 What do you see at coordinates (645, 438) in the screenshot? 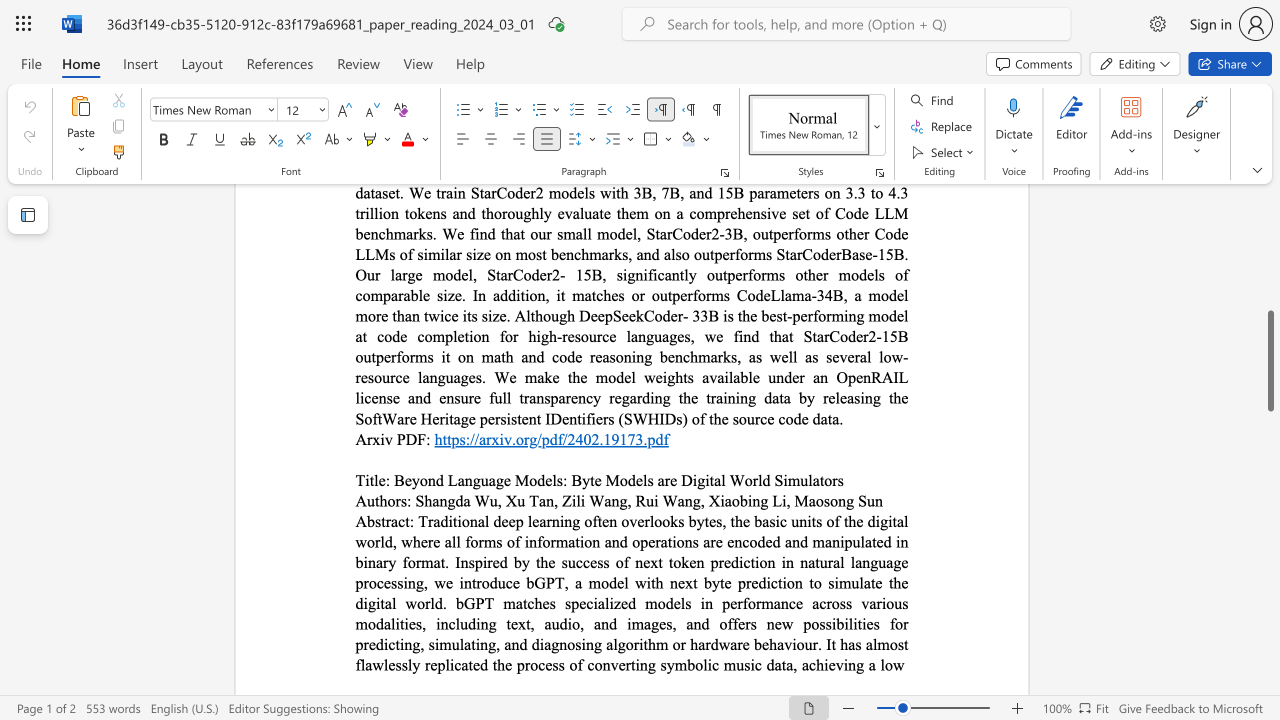
I see `the 3th character "." in the text` at bounding box center [645, 438].